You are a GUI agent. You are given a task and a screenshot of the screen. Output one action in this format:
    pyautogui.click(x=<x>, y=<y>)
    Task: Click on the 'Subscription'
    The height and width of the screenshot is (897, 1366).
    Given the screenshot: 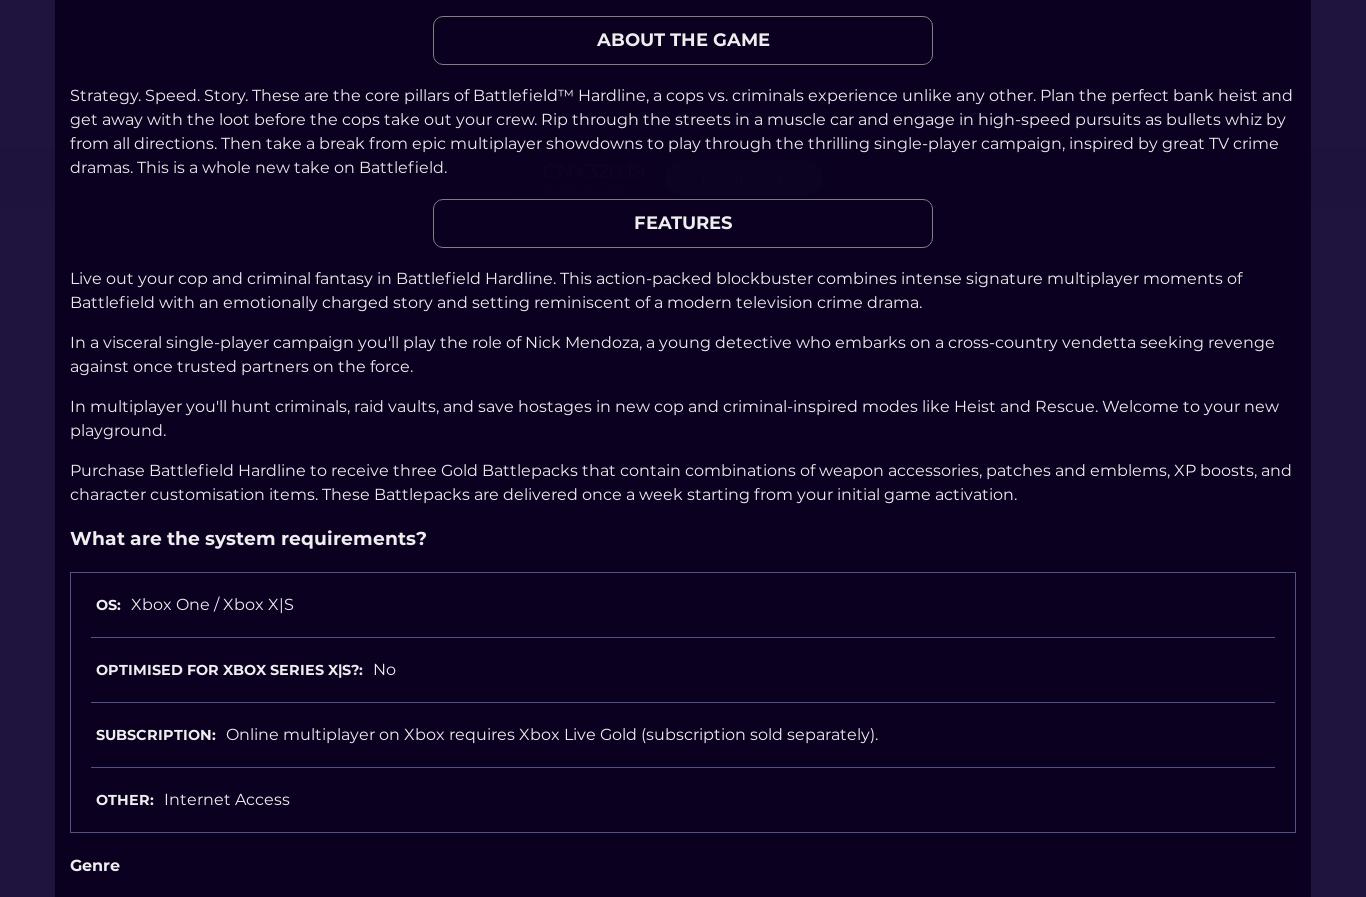 What is the action you would take?
    pyautogui.click(x=152, y=735)
    